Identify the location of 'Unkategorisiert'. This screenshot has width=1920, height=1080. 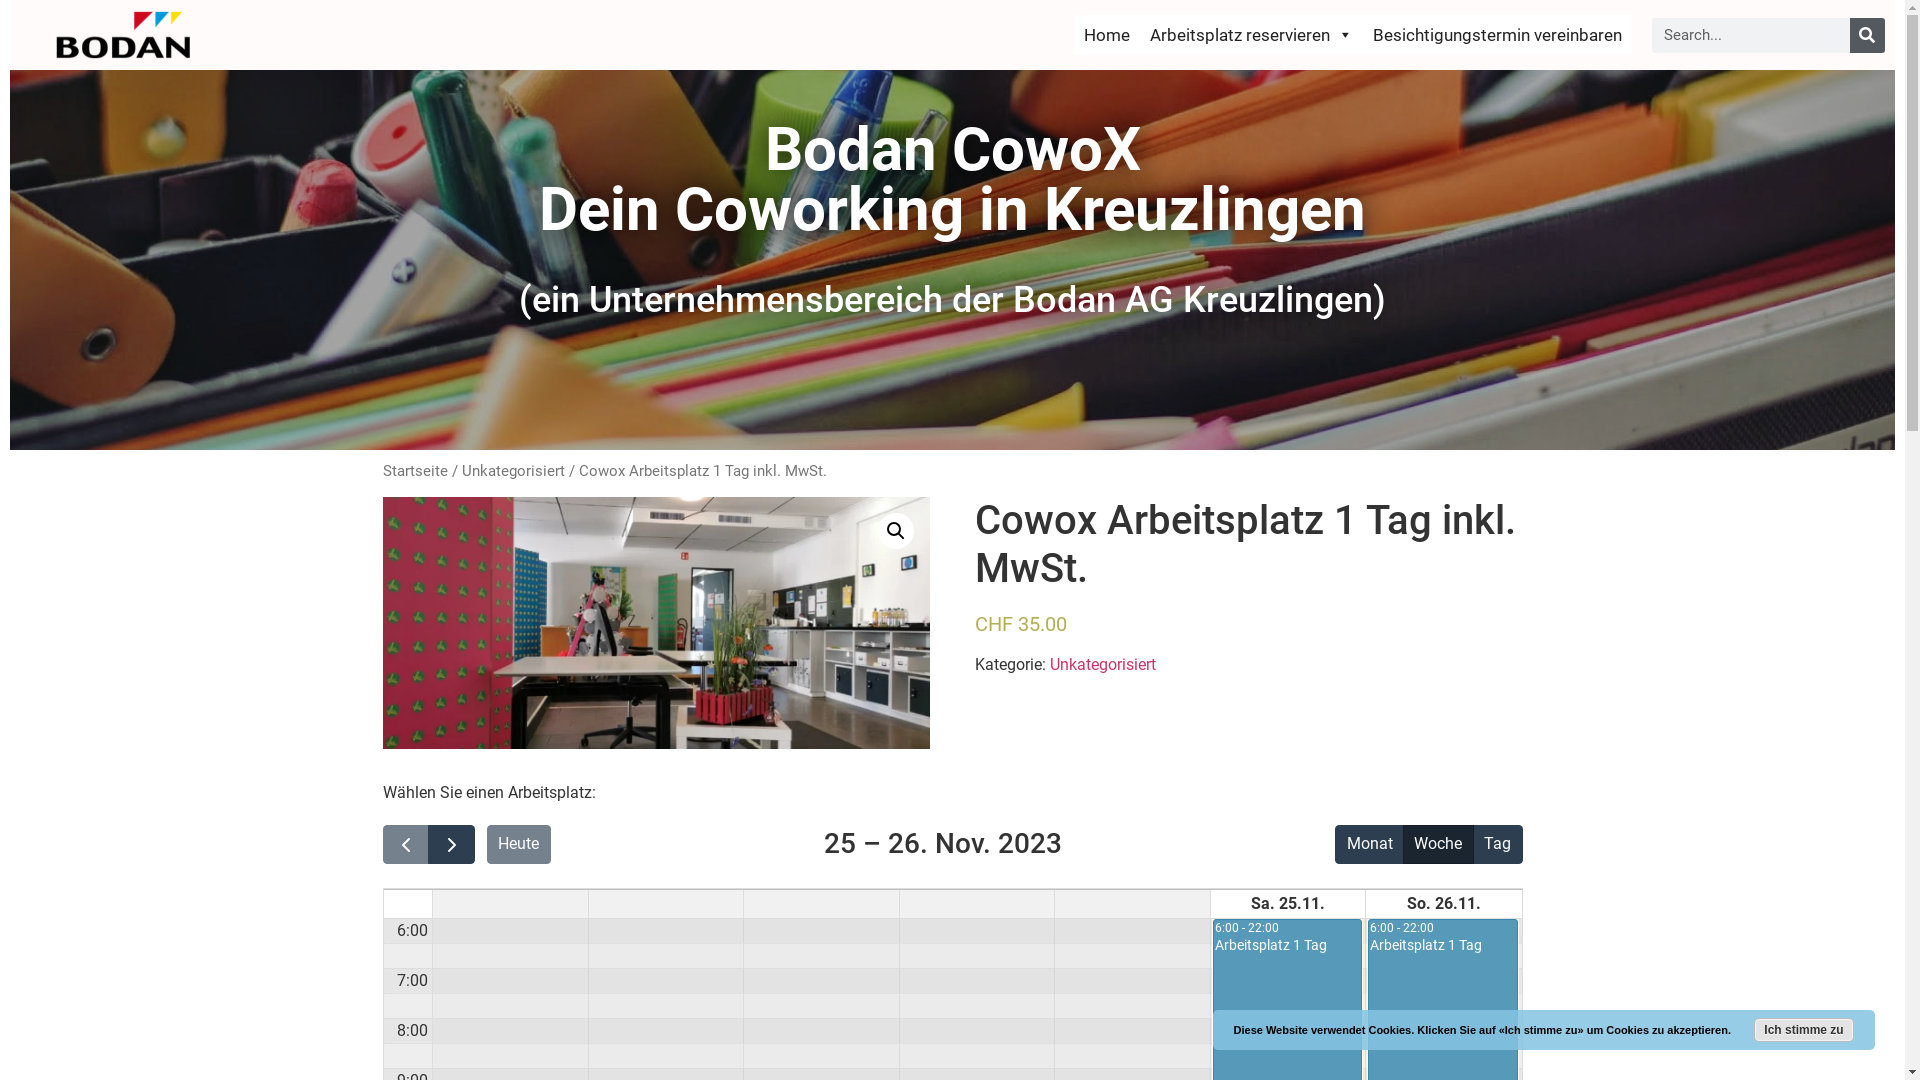
(1049, 664).